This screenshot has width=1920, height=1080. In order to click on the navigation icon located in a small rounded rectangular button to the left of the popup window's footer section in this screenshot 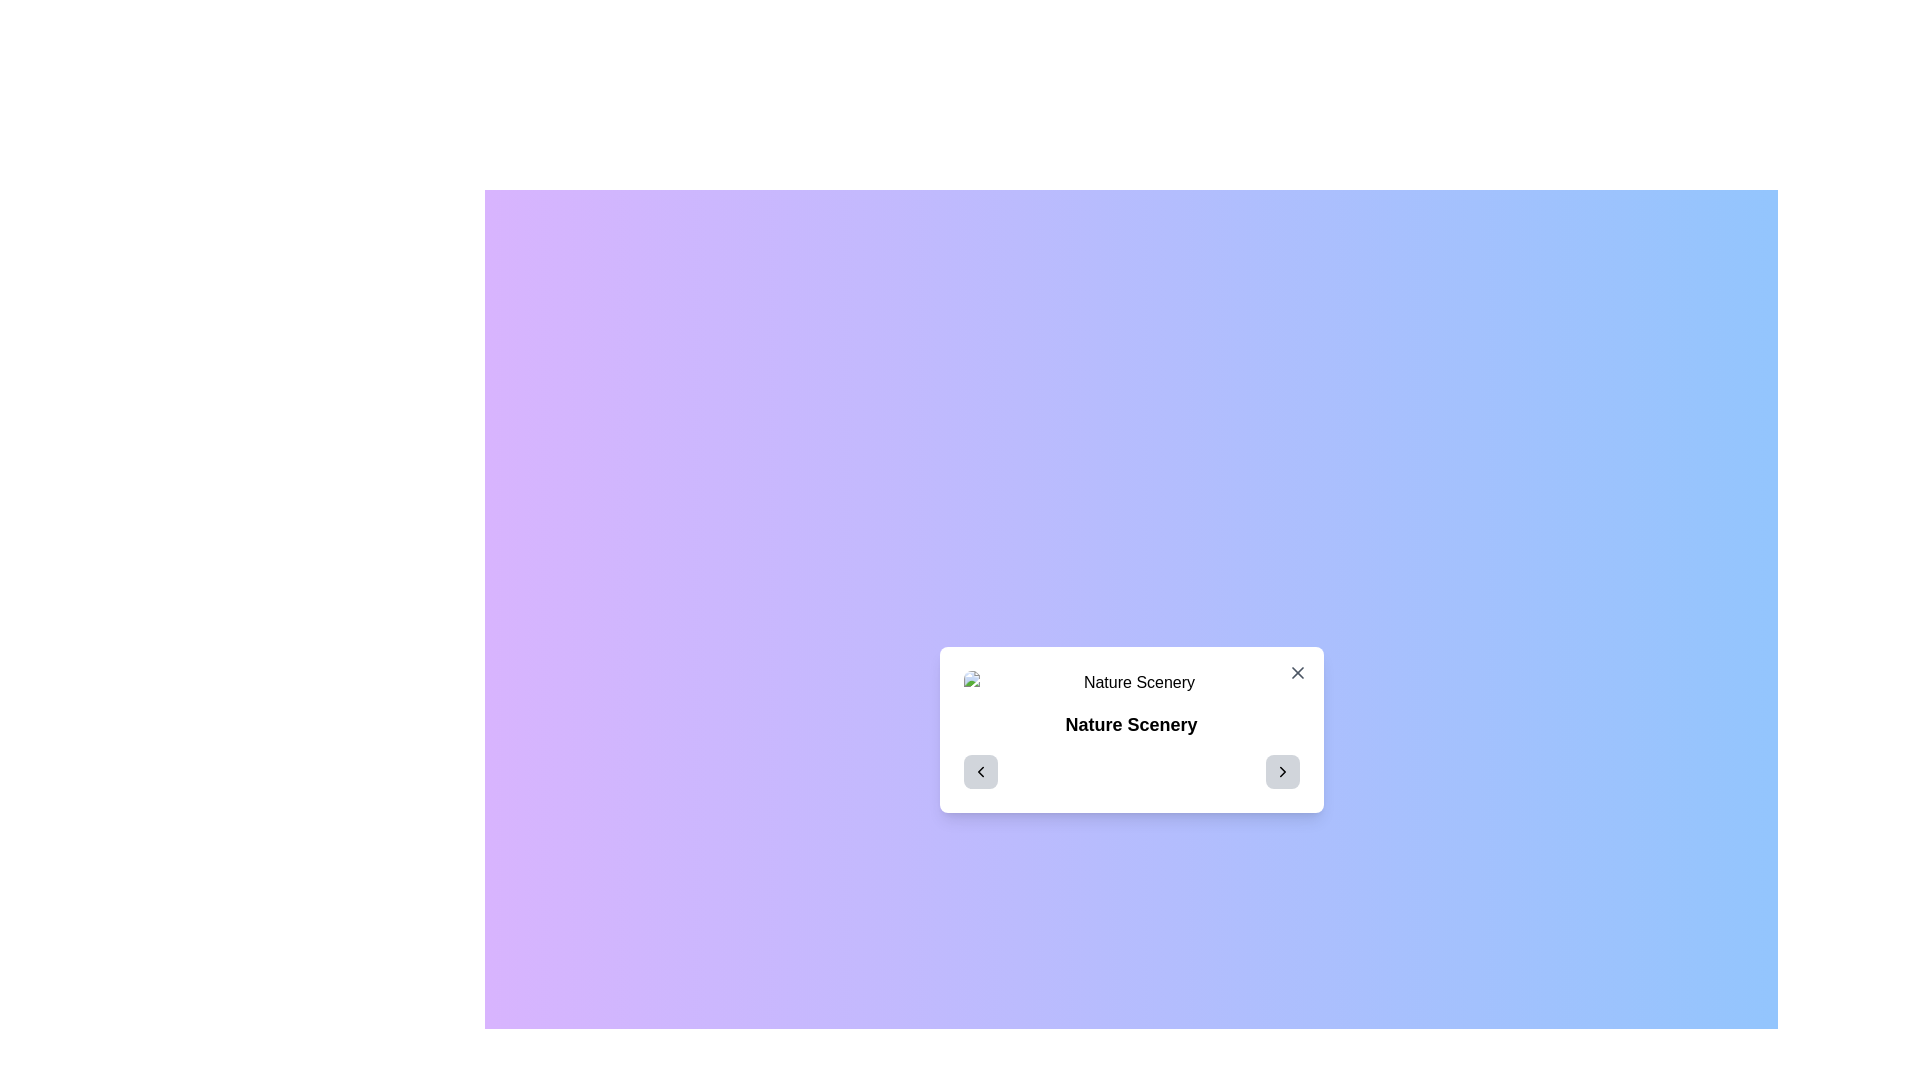, I will do `click(980, 770)`.